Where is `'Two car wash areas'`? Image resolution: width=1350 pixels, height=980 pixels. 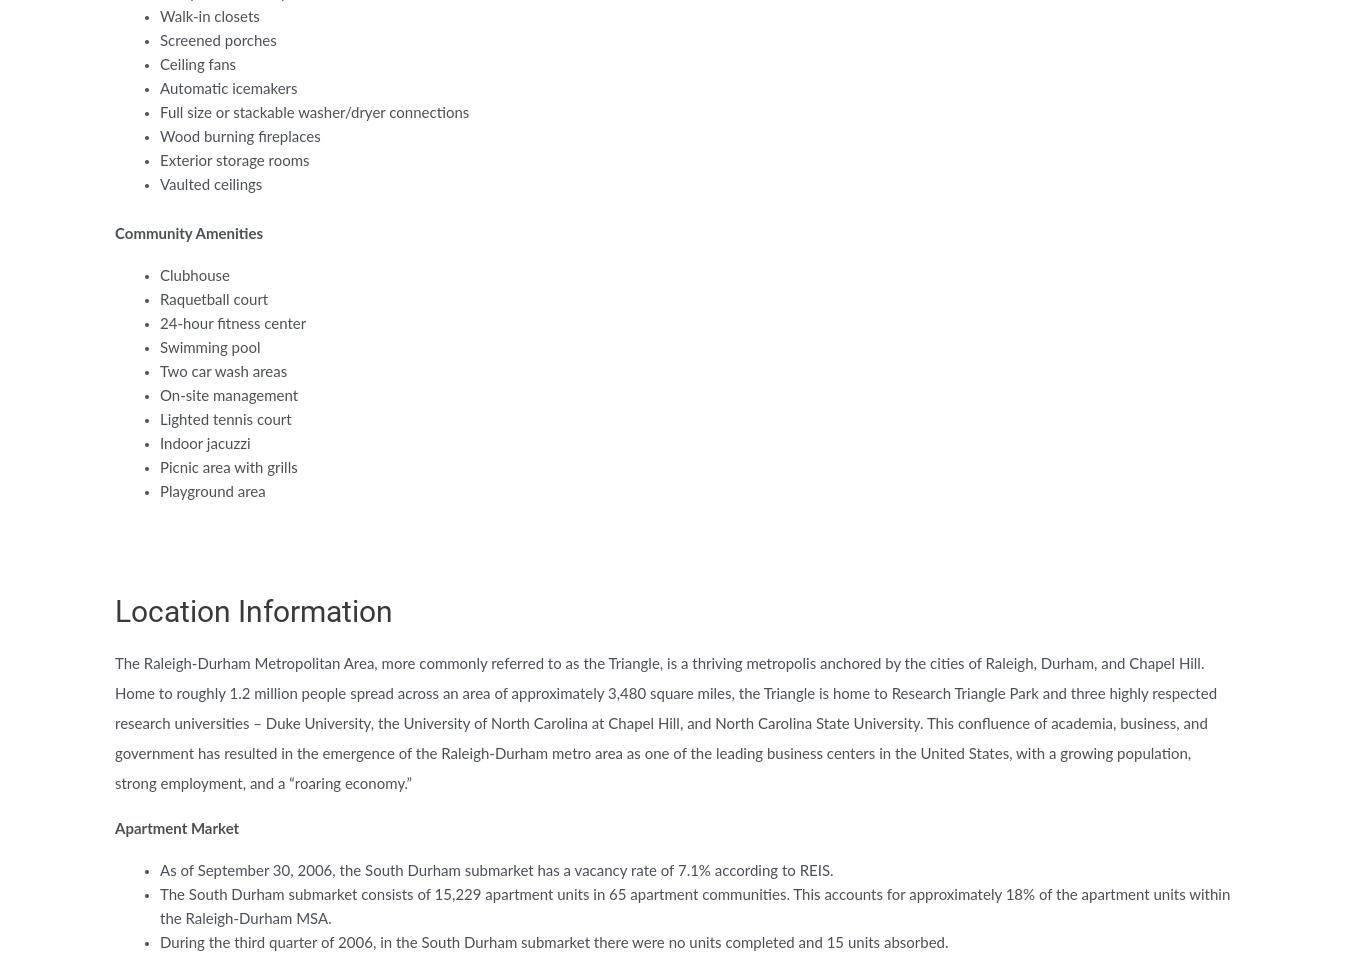
'Two car wash areas' is located at coordinates (223, 372).